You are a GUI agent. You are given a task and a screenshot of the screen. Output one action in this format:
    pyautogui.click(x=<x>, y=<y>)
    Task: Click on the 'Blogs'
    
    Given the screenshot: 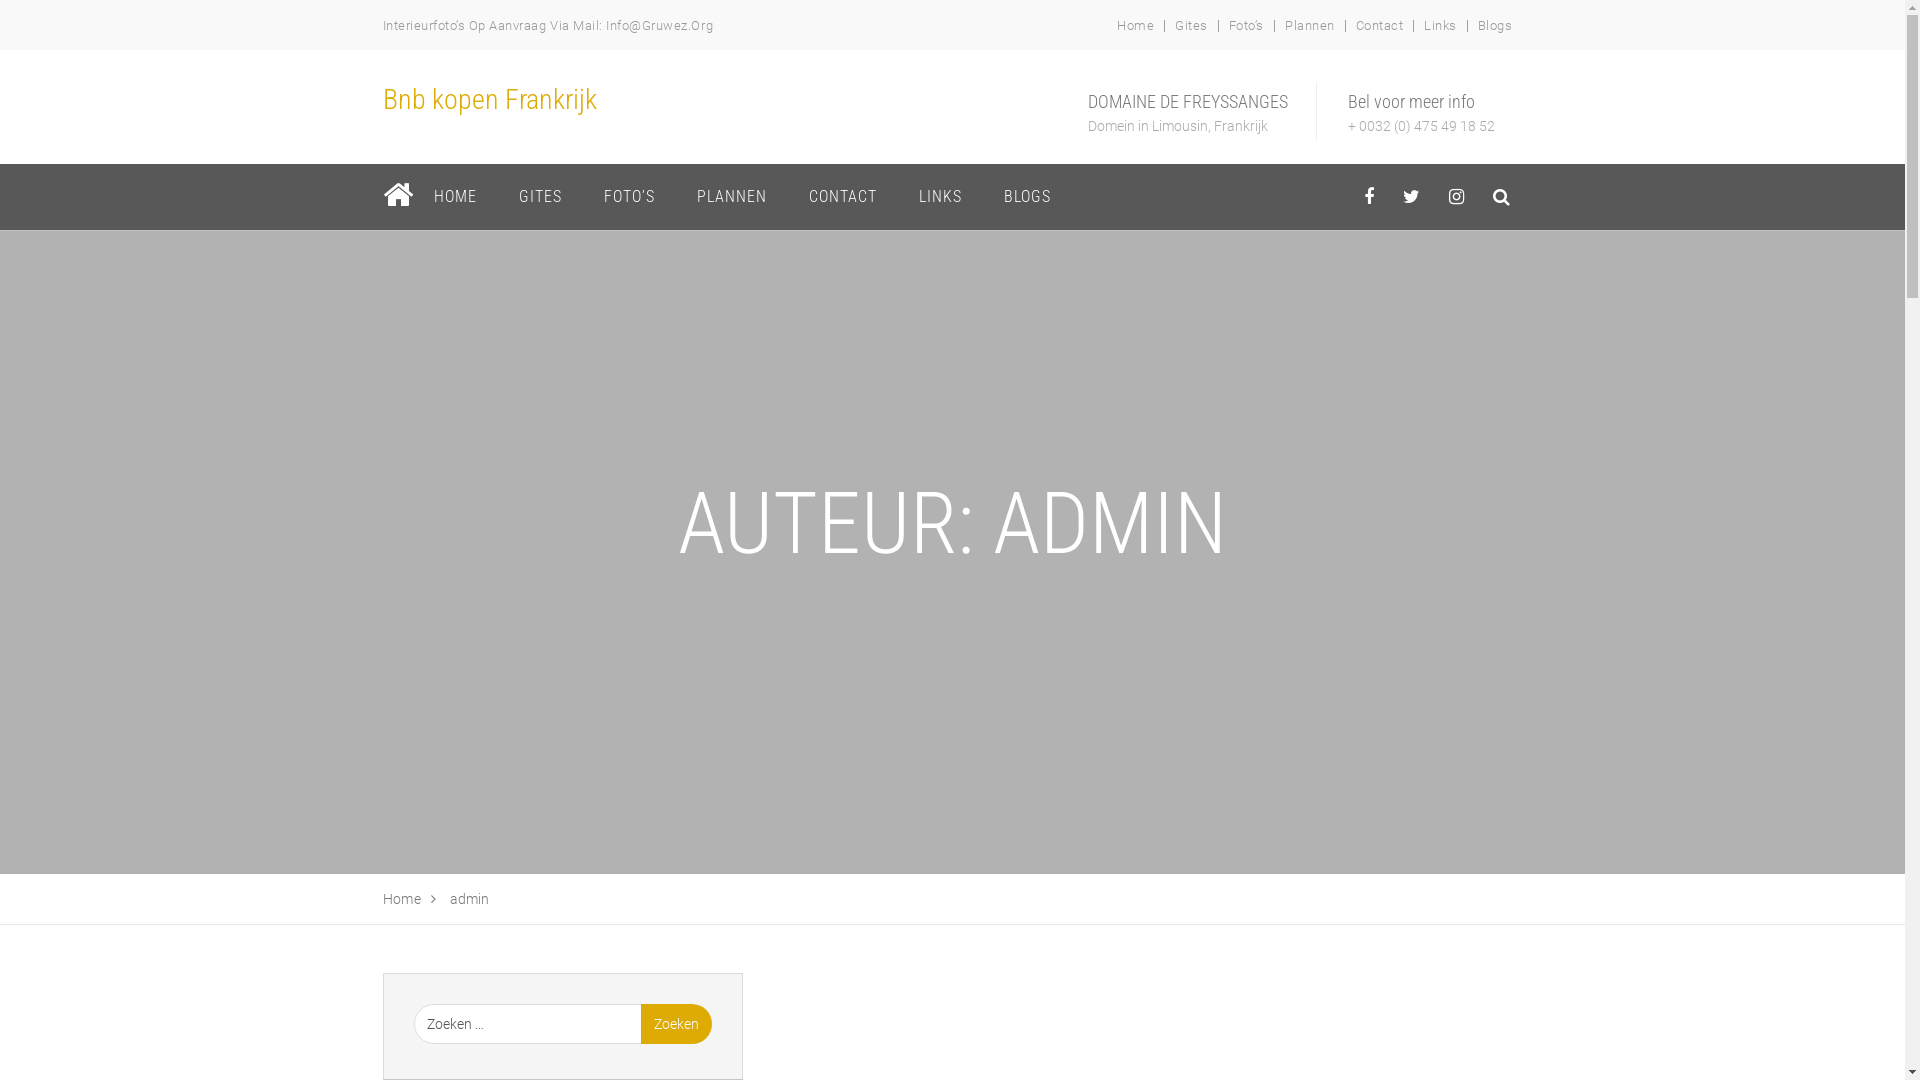 What is the action you would take?
    pyautogui.click(x=1495, y=25)
    